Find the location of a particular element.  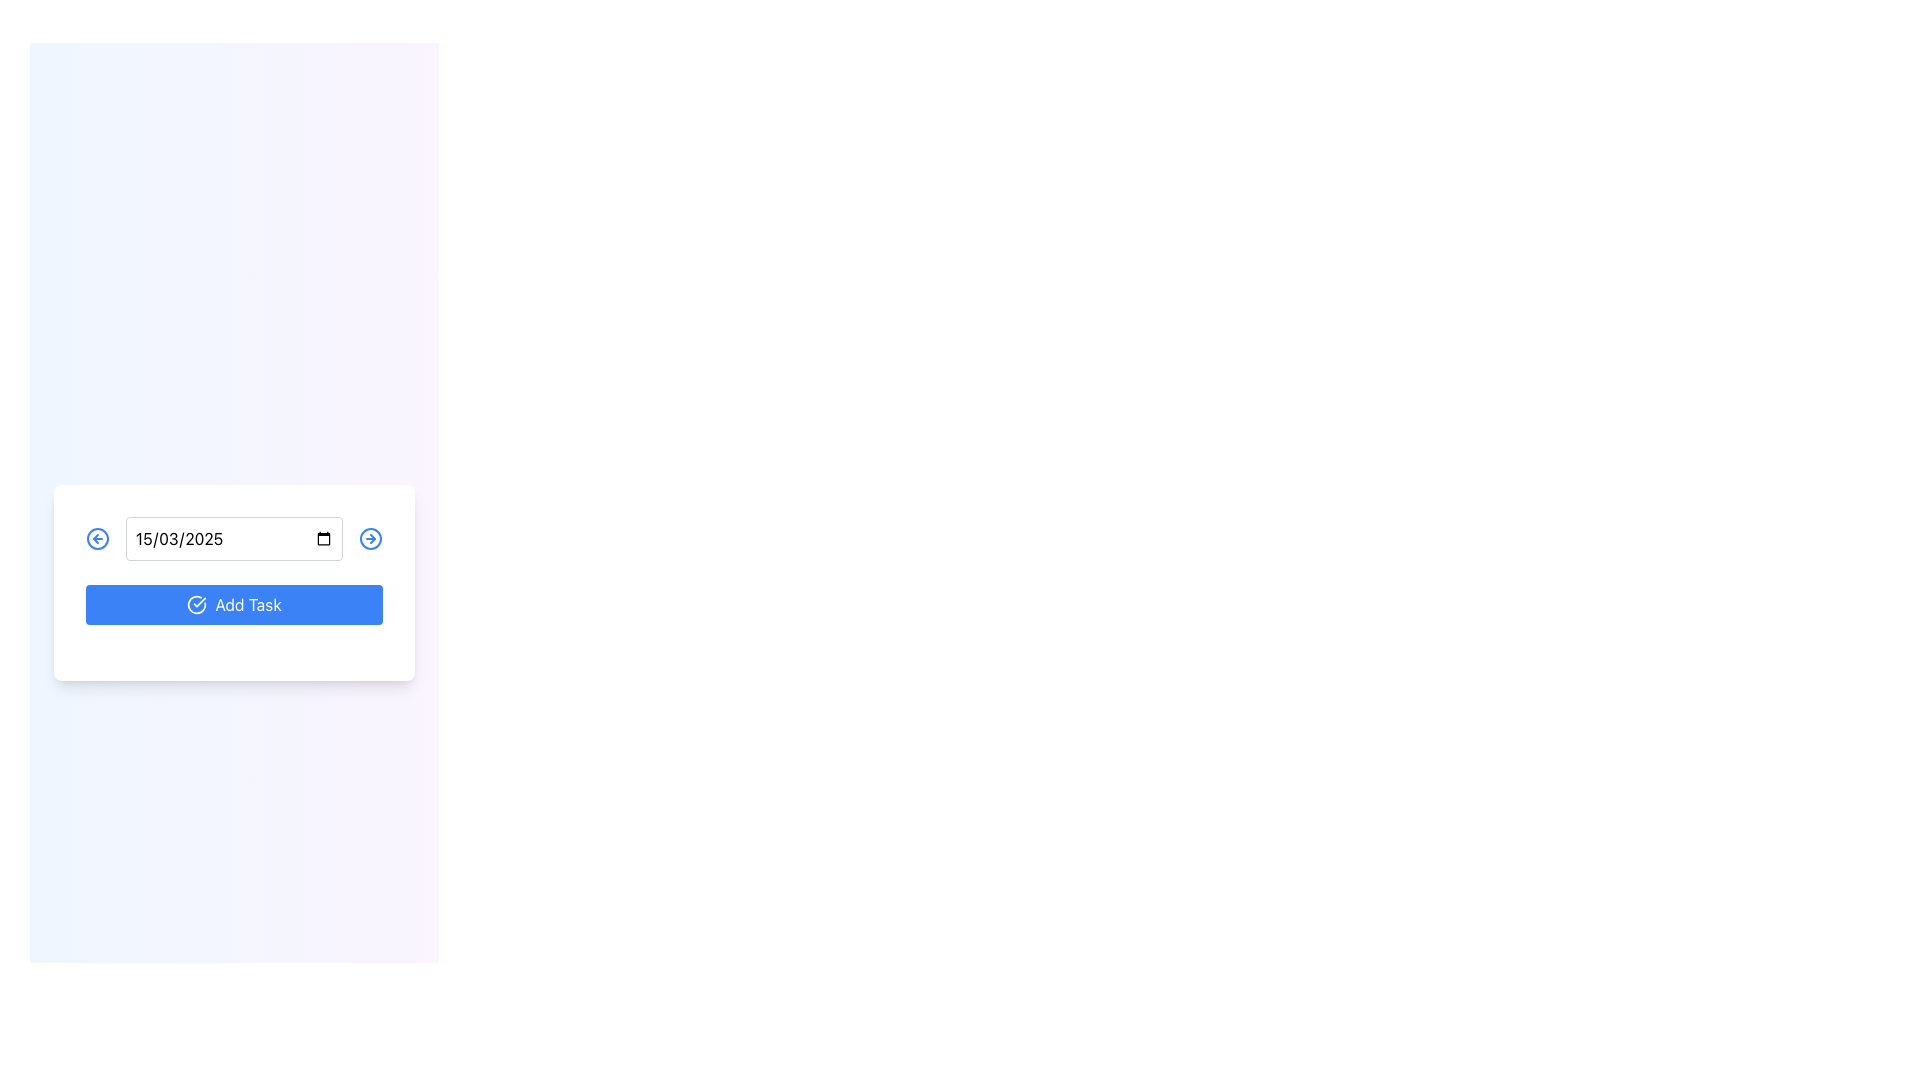

the circular arrow icon button with a blue outline, located on the left side of the user interface is located at coordinates (96, 538).